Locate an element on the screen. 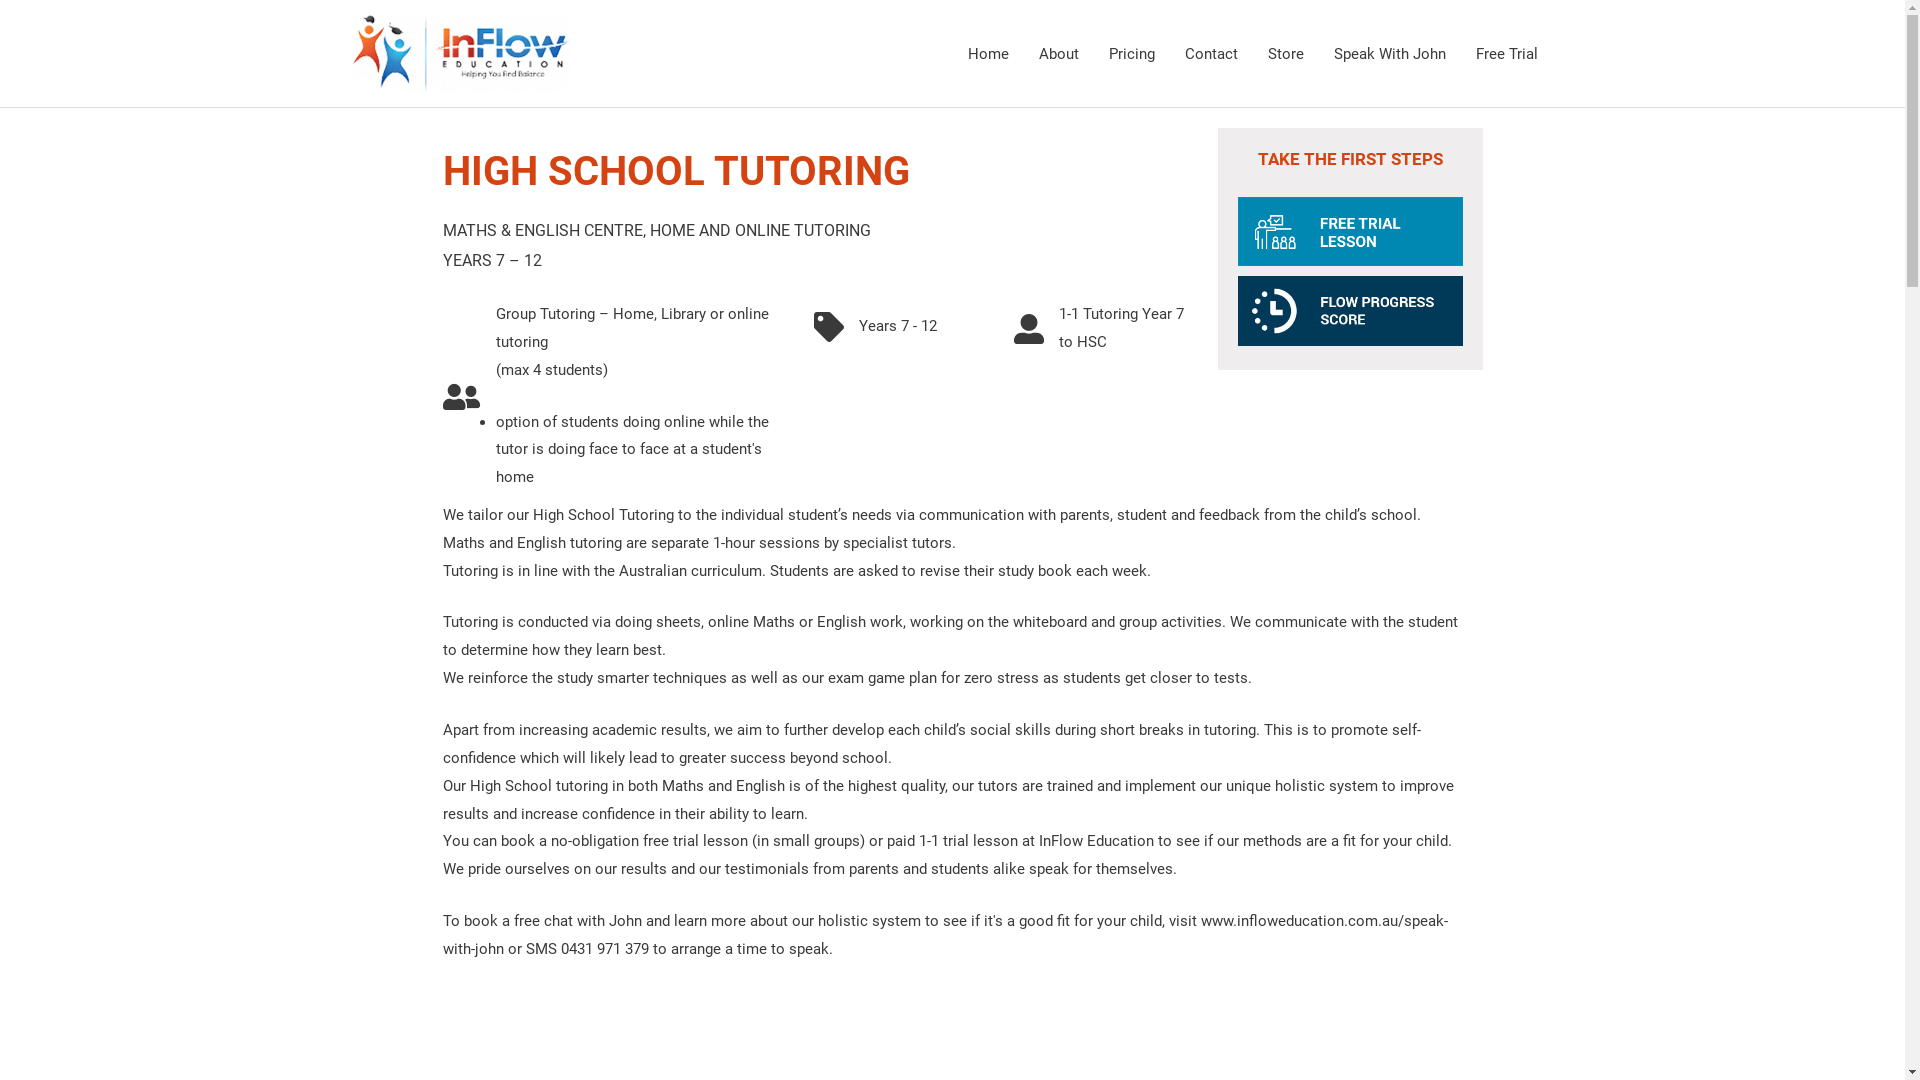  'Pricing' is located at coordinates (1132, 52).